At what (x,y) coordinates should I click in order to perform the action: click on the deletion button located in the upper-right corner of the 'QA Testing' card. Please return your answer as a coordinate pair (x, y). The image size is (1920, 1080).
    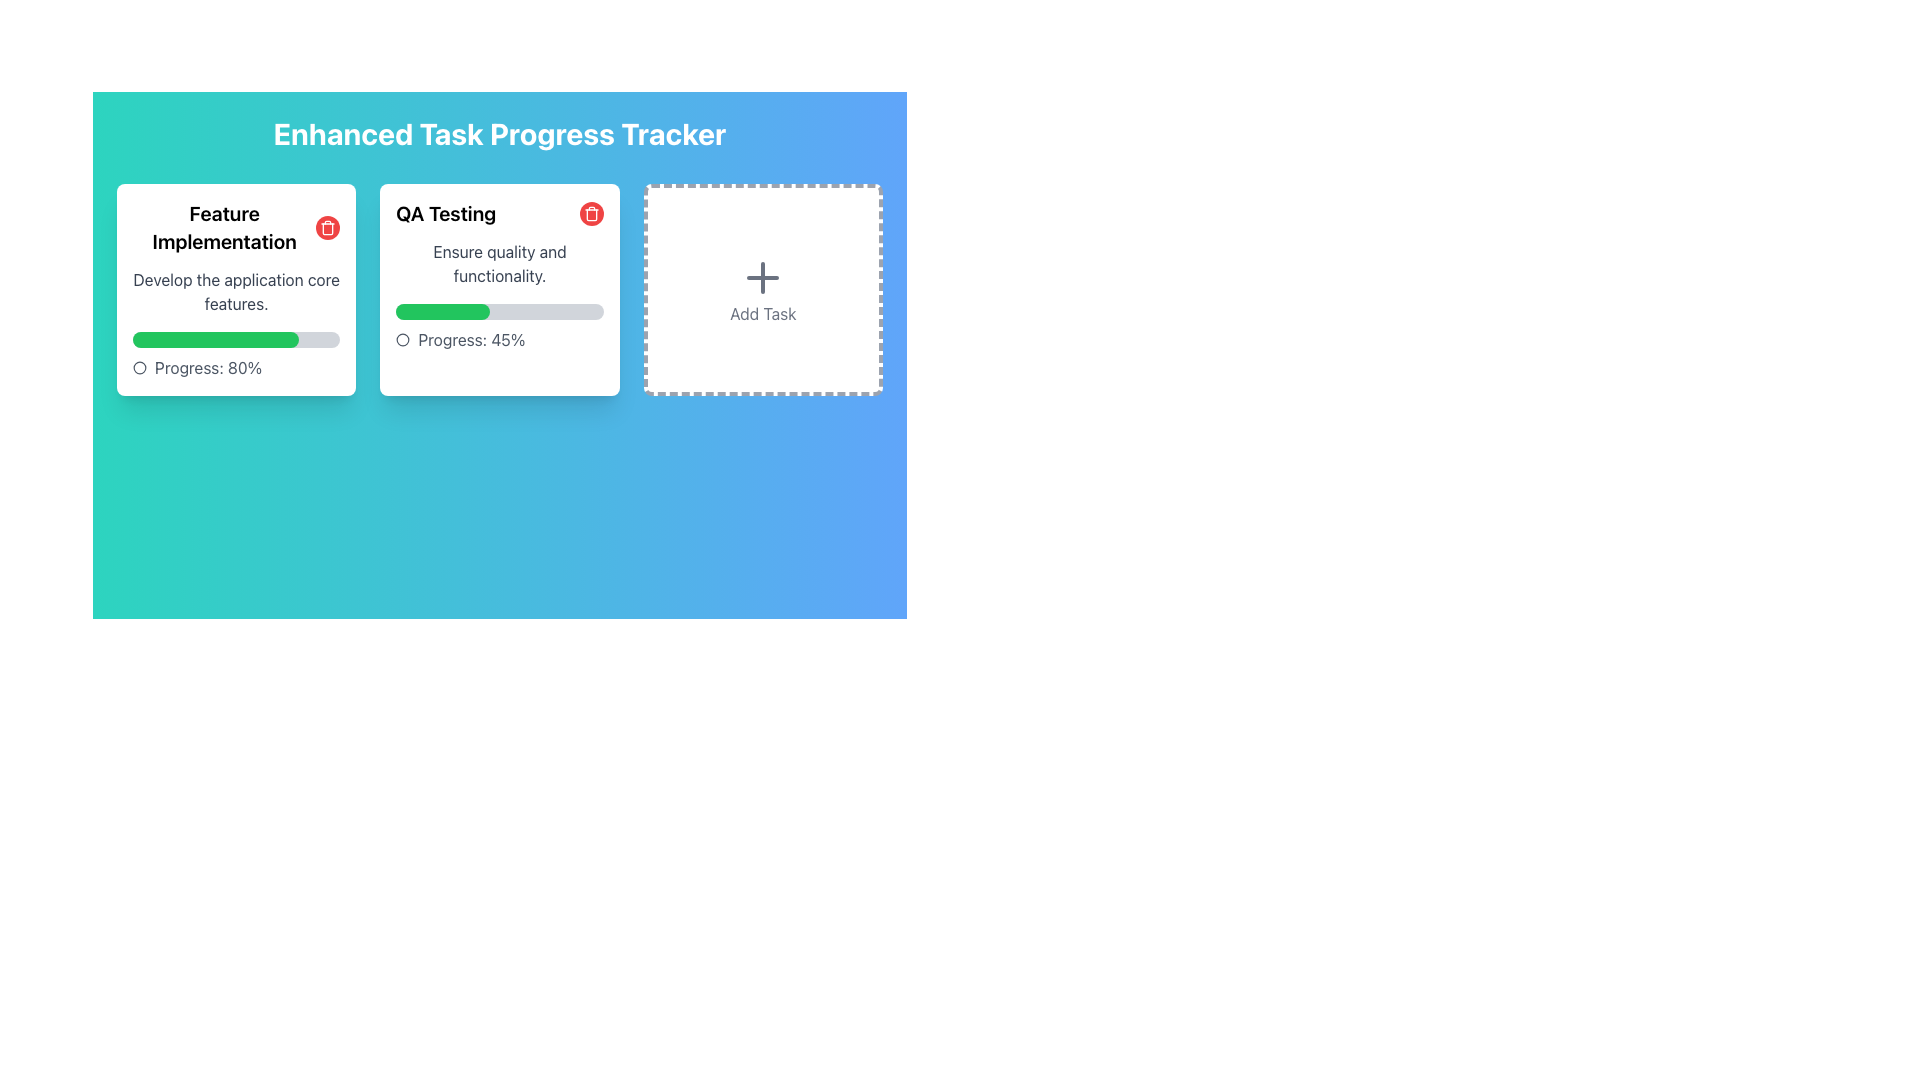
    Looking at the image, I should click on (590, 213).